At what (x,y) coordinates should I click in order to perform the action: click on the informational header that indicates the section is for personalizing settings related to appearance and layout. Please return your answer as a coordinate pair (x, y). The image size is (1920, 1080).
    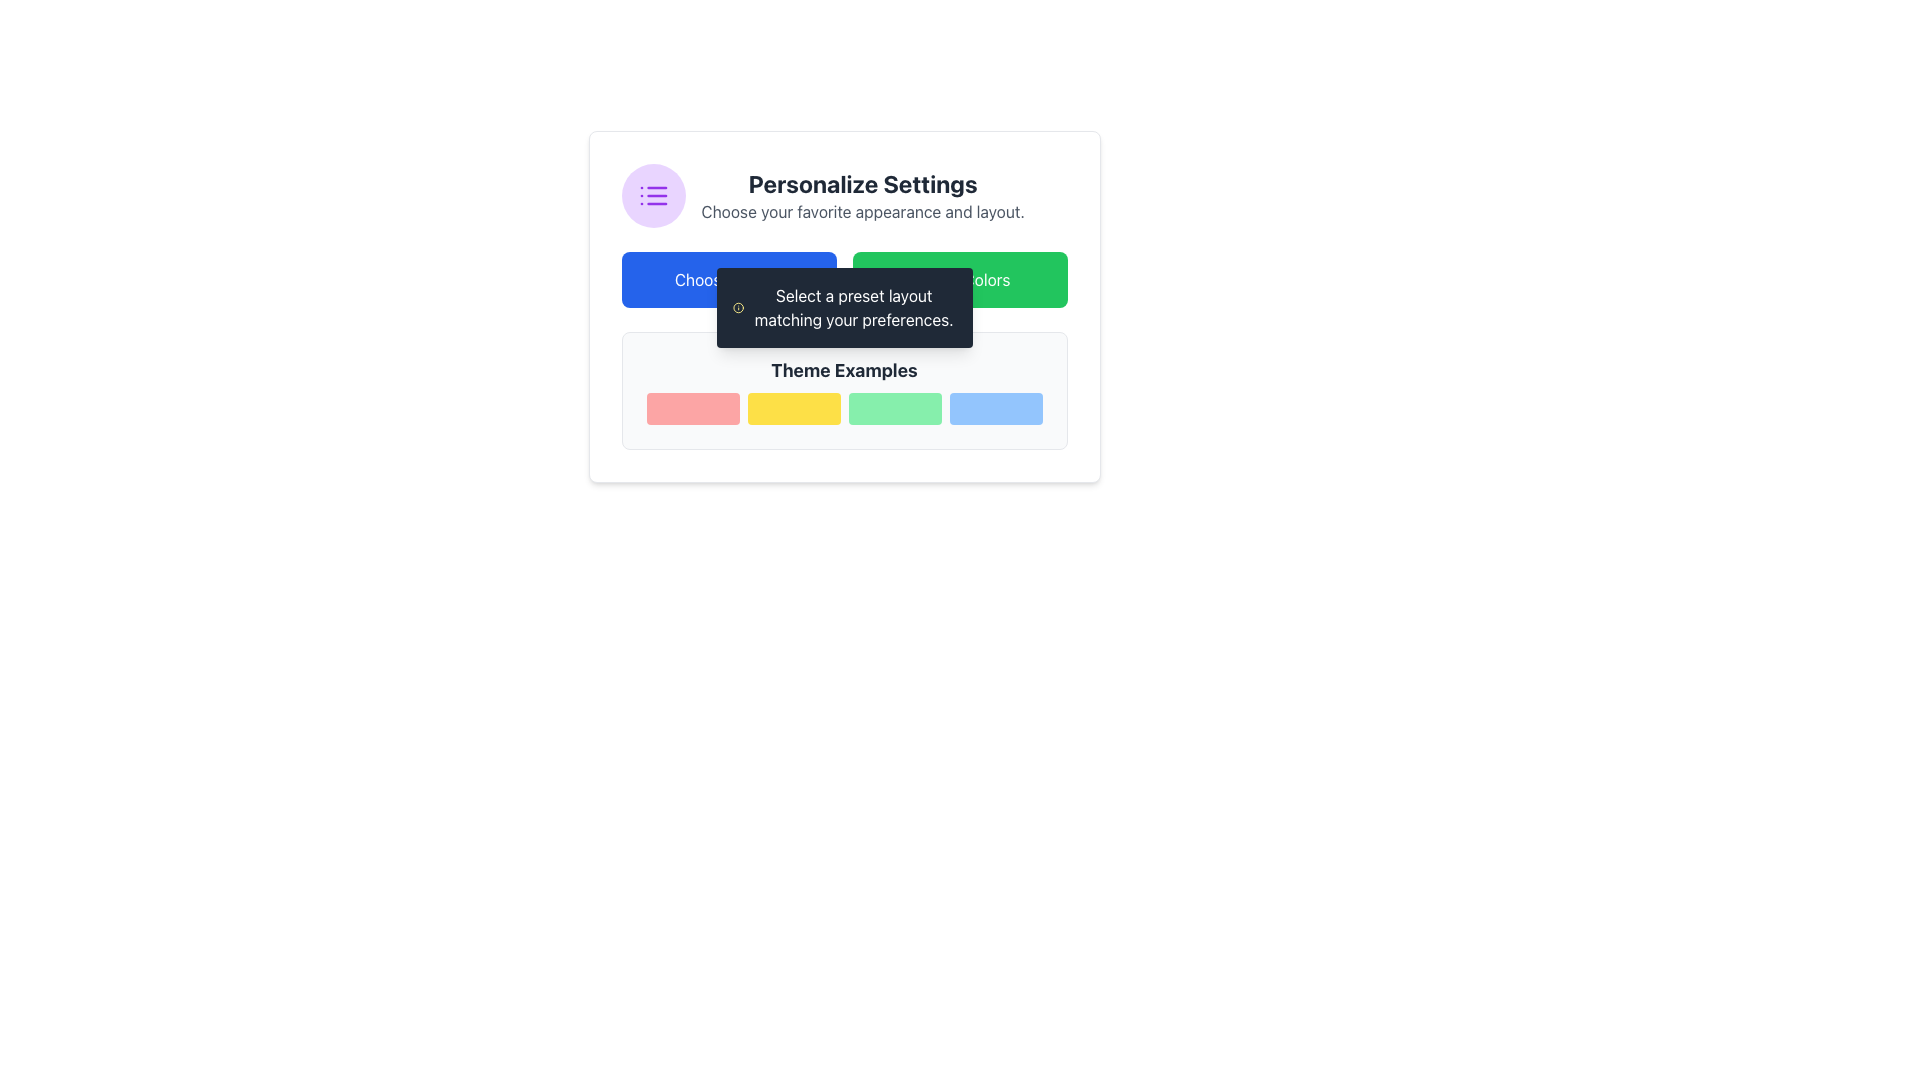
    Looking at the image, I should click on (844, 196).